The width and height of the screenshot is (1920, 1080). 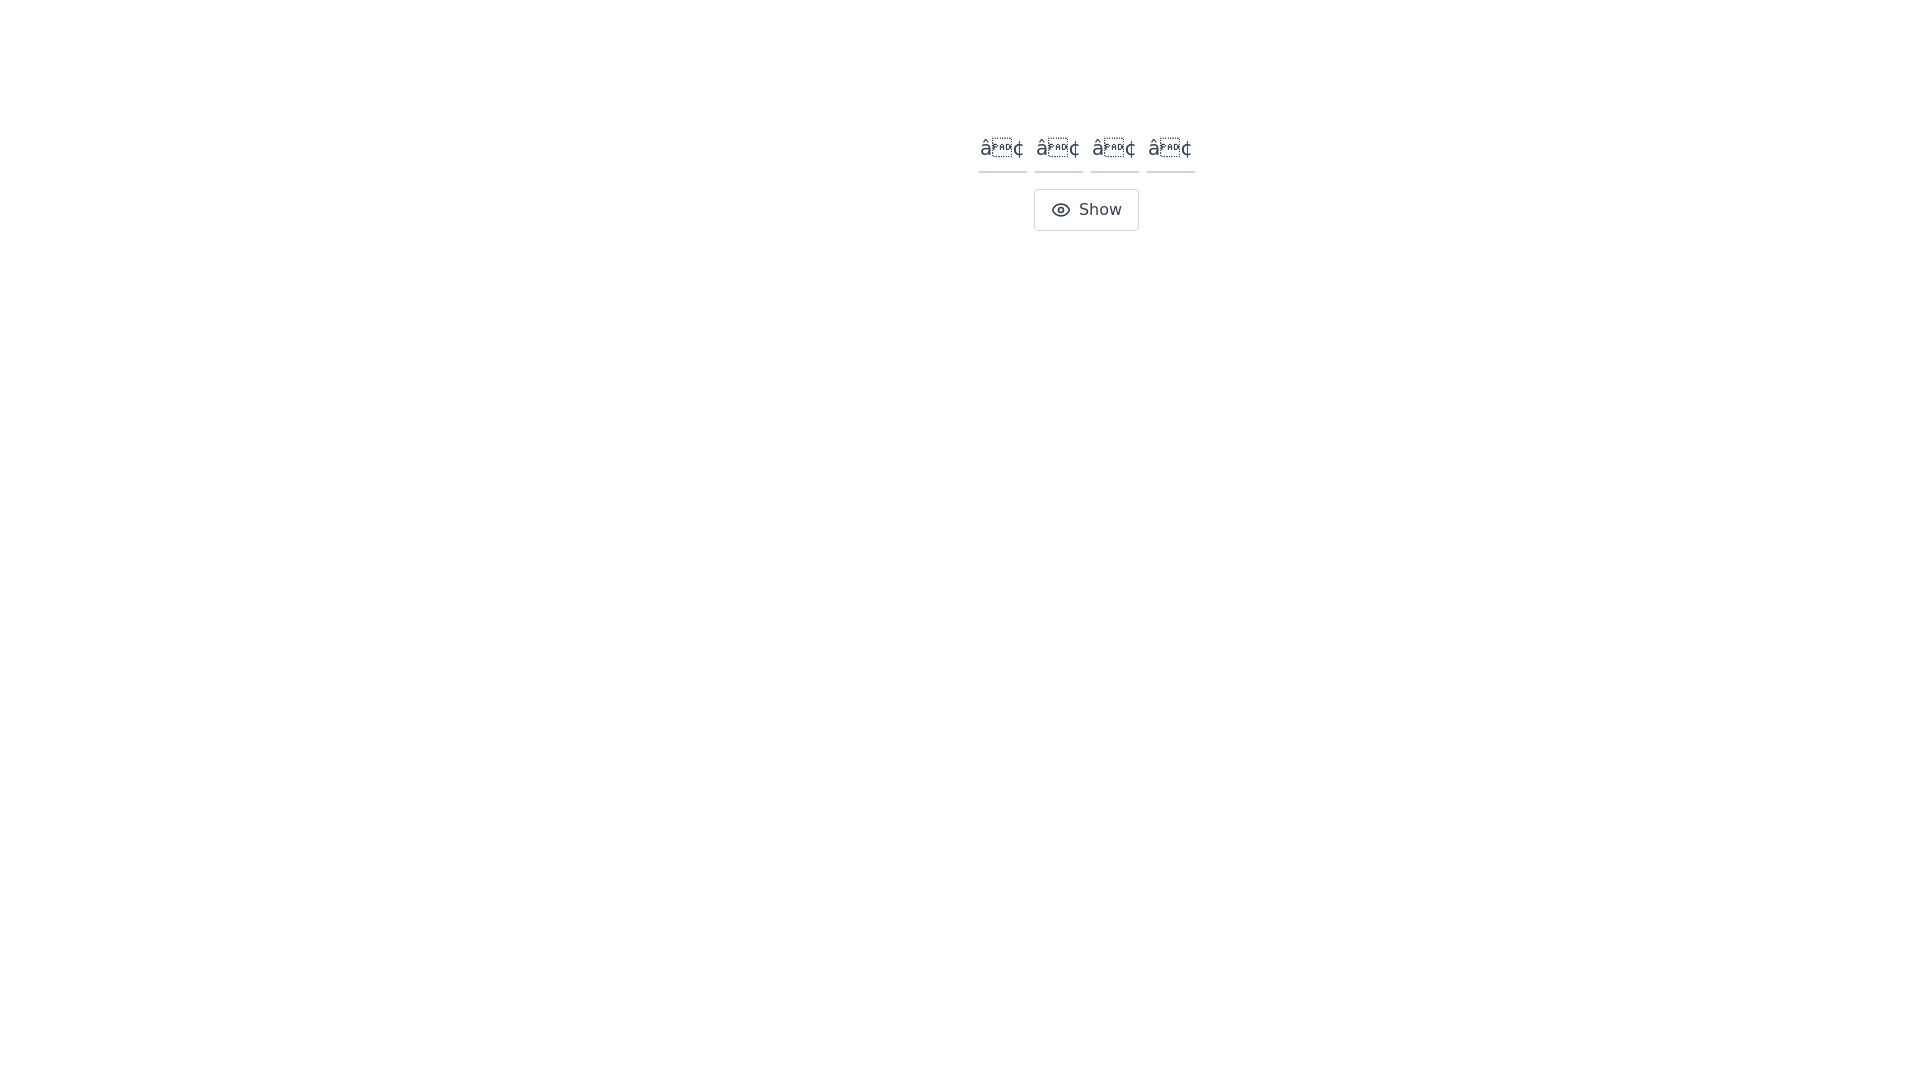 I want to click on the 'Show' button, which is a light gray rectangular button with rounded corners and an eye icon, located below a row of four text input elements, so click(x=1084, y=209).